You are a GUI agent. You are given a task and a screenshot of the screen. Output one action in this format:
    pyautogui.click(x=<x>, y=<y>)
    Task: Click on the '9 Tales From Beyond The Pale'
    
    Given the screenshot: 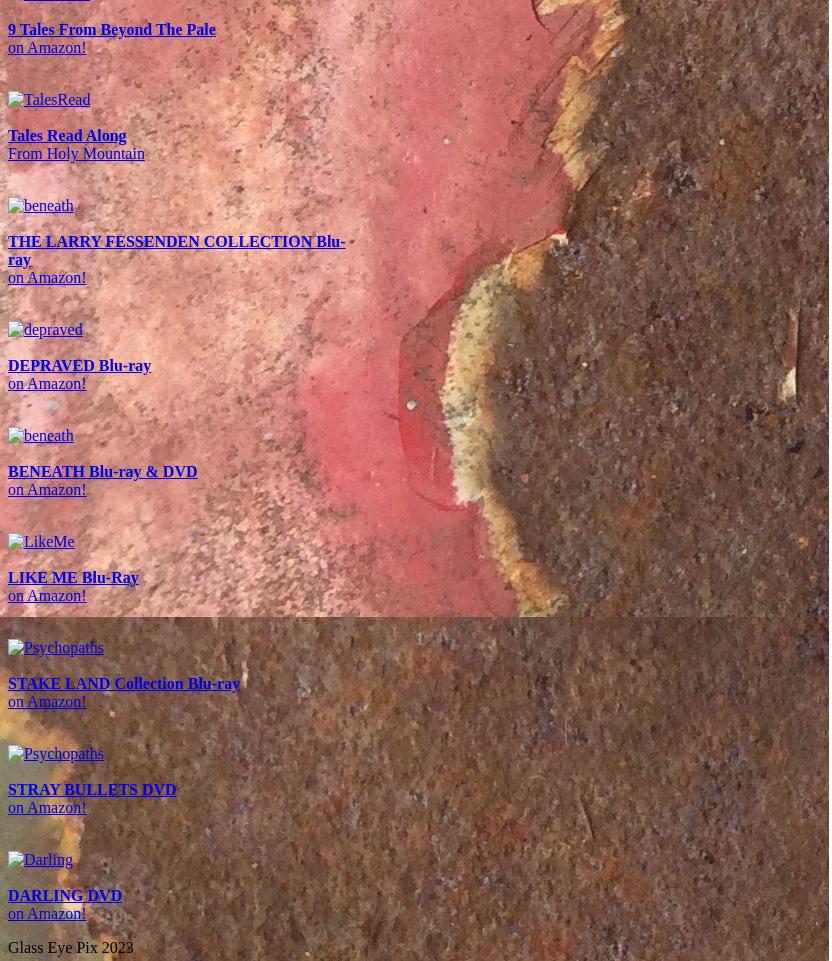 What is the action you would take?
    pyautogui.click(x=111, y=27)
    